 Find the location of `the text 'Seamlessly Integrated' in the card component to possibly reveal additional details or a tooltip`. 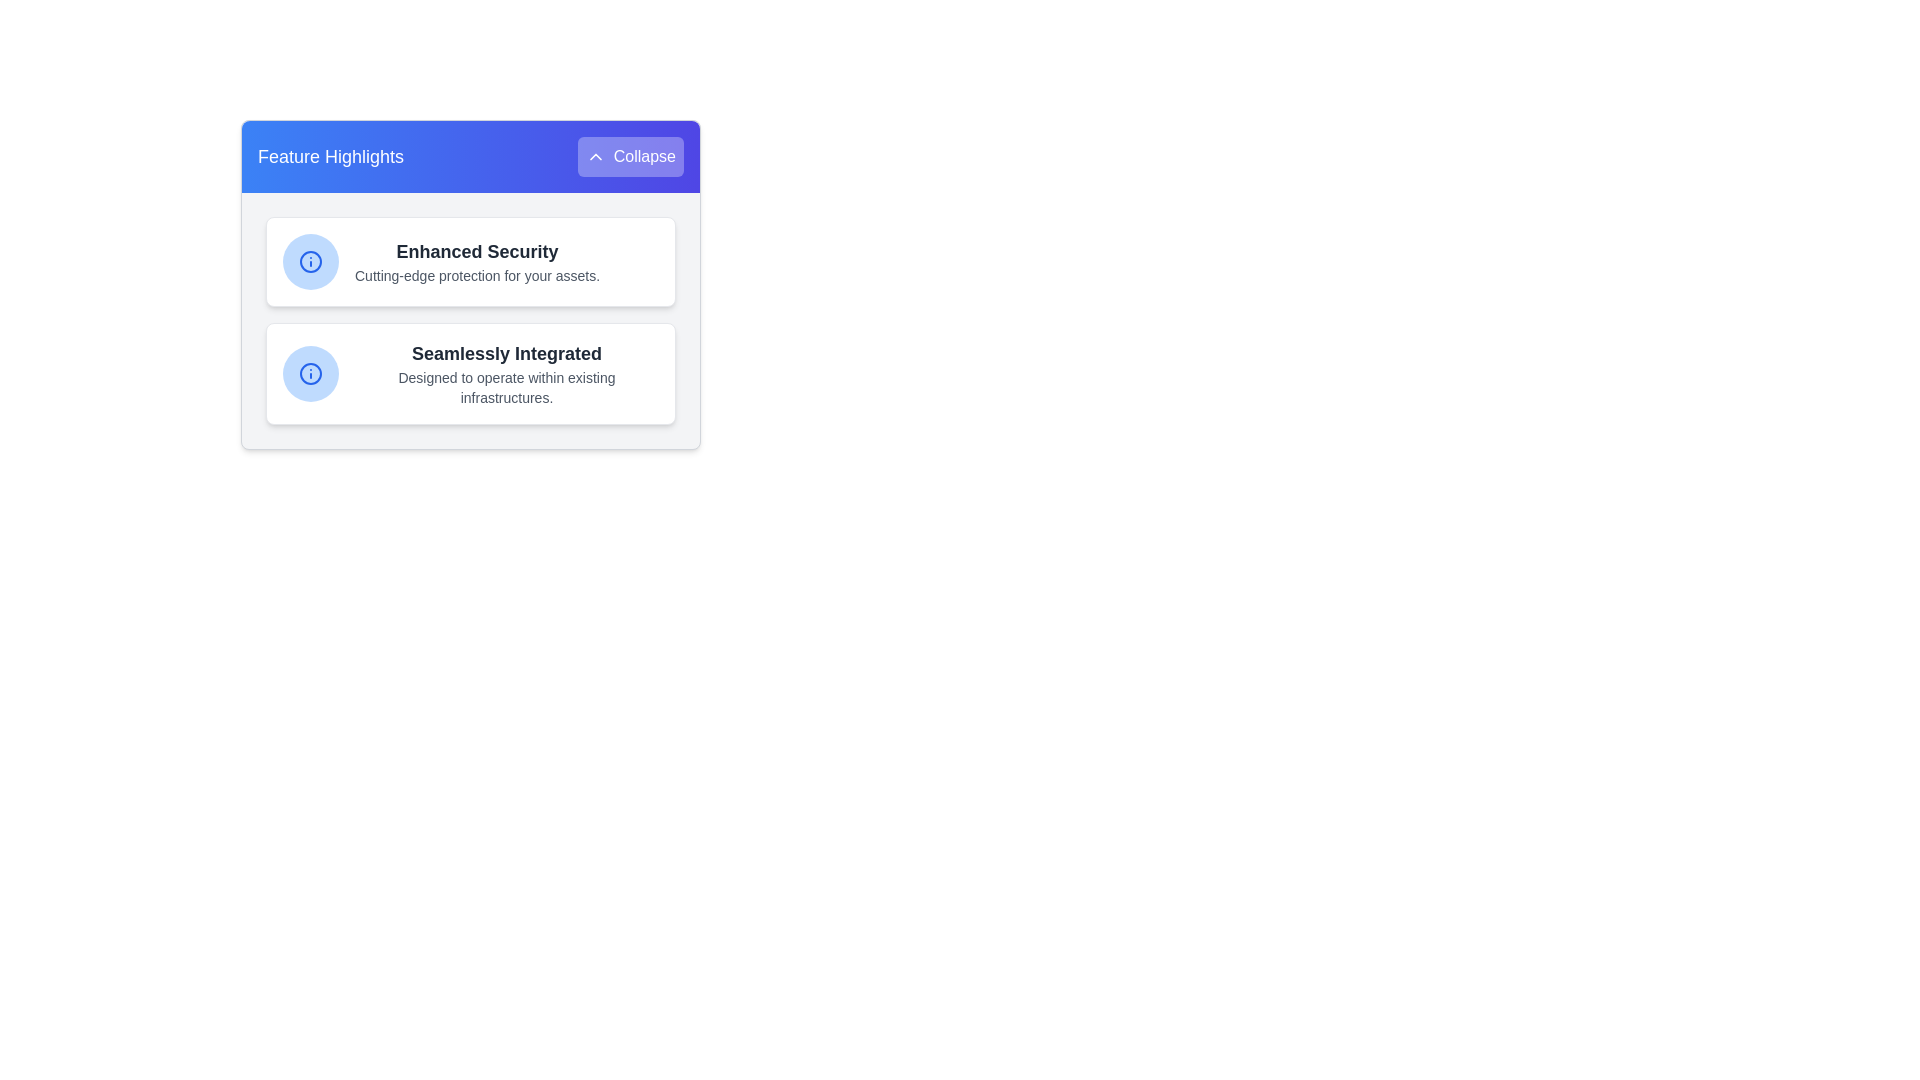

the text 'Seamlessly Integrated' in the card component to possibly reveal additional details or a tooltip is located at coordinates (507, 374).